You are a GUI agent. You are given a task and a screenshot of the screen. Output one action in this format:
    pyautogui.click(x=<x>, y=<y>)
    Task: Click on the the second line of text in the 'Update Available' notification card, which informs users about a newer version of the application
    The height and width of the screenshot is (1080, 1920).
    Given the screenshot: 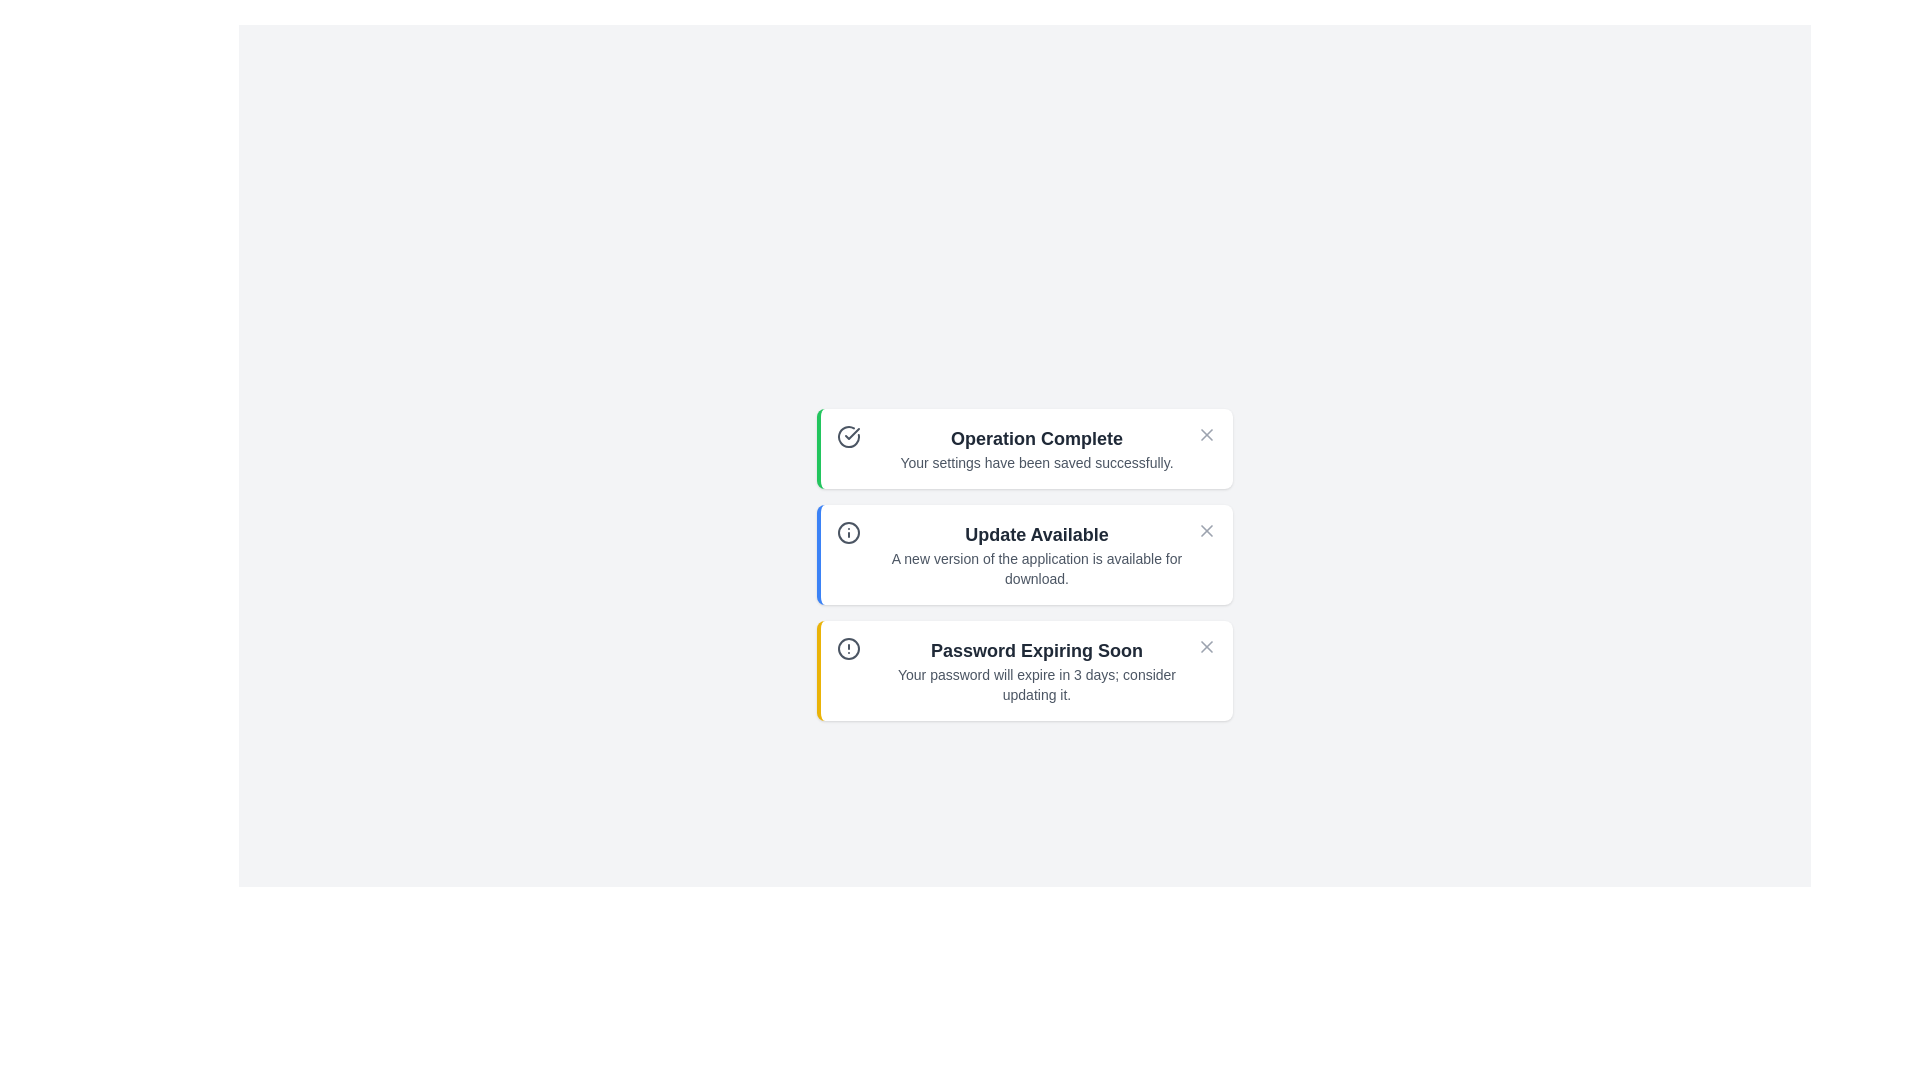 What is the action you would take?
    pyautogui.click(x=1036, y=569)
    